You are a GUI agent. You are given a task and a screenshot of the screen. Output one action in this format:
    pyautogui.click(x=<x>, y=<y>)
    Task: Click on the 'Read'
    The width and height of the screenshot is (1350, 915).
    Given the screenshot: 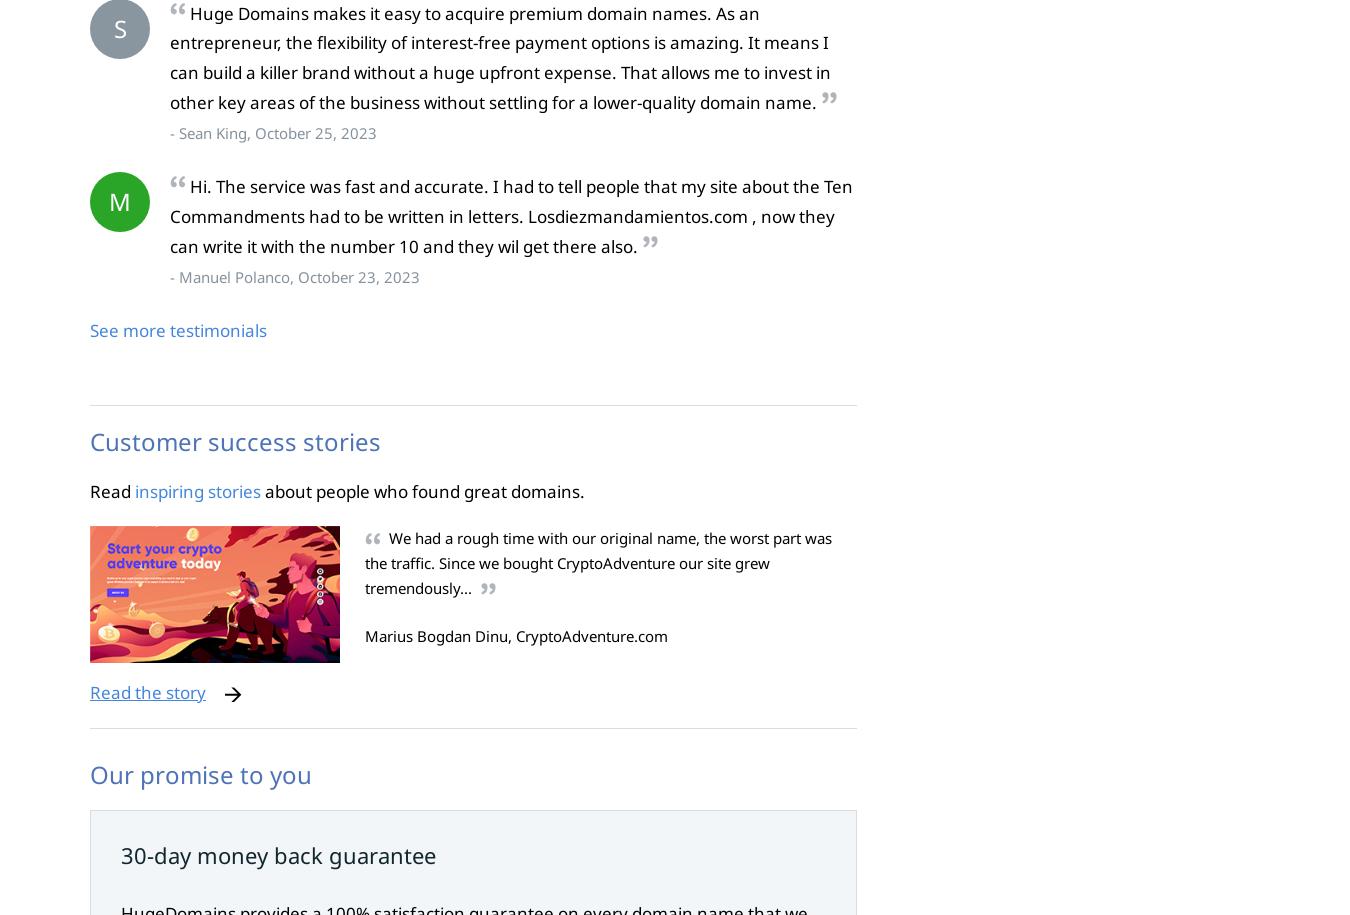 What is the action you would take?
    pyautogui.click(x=89, y=489)
    